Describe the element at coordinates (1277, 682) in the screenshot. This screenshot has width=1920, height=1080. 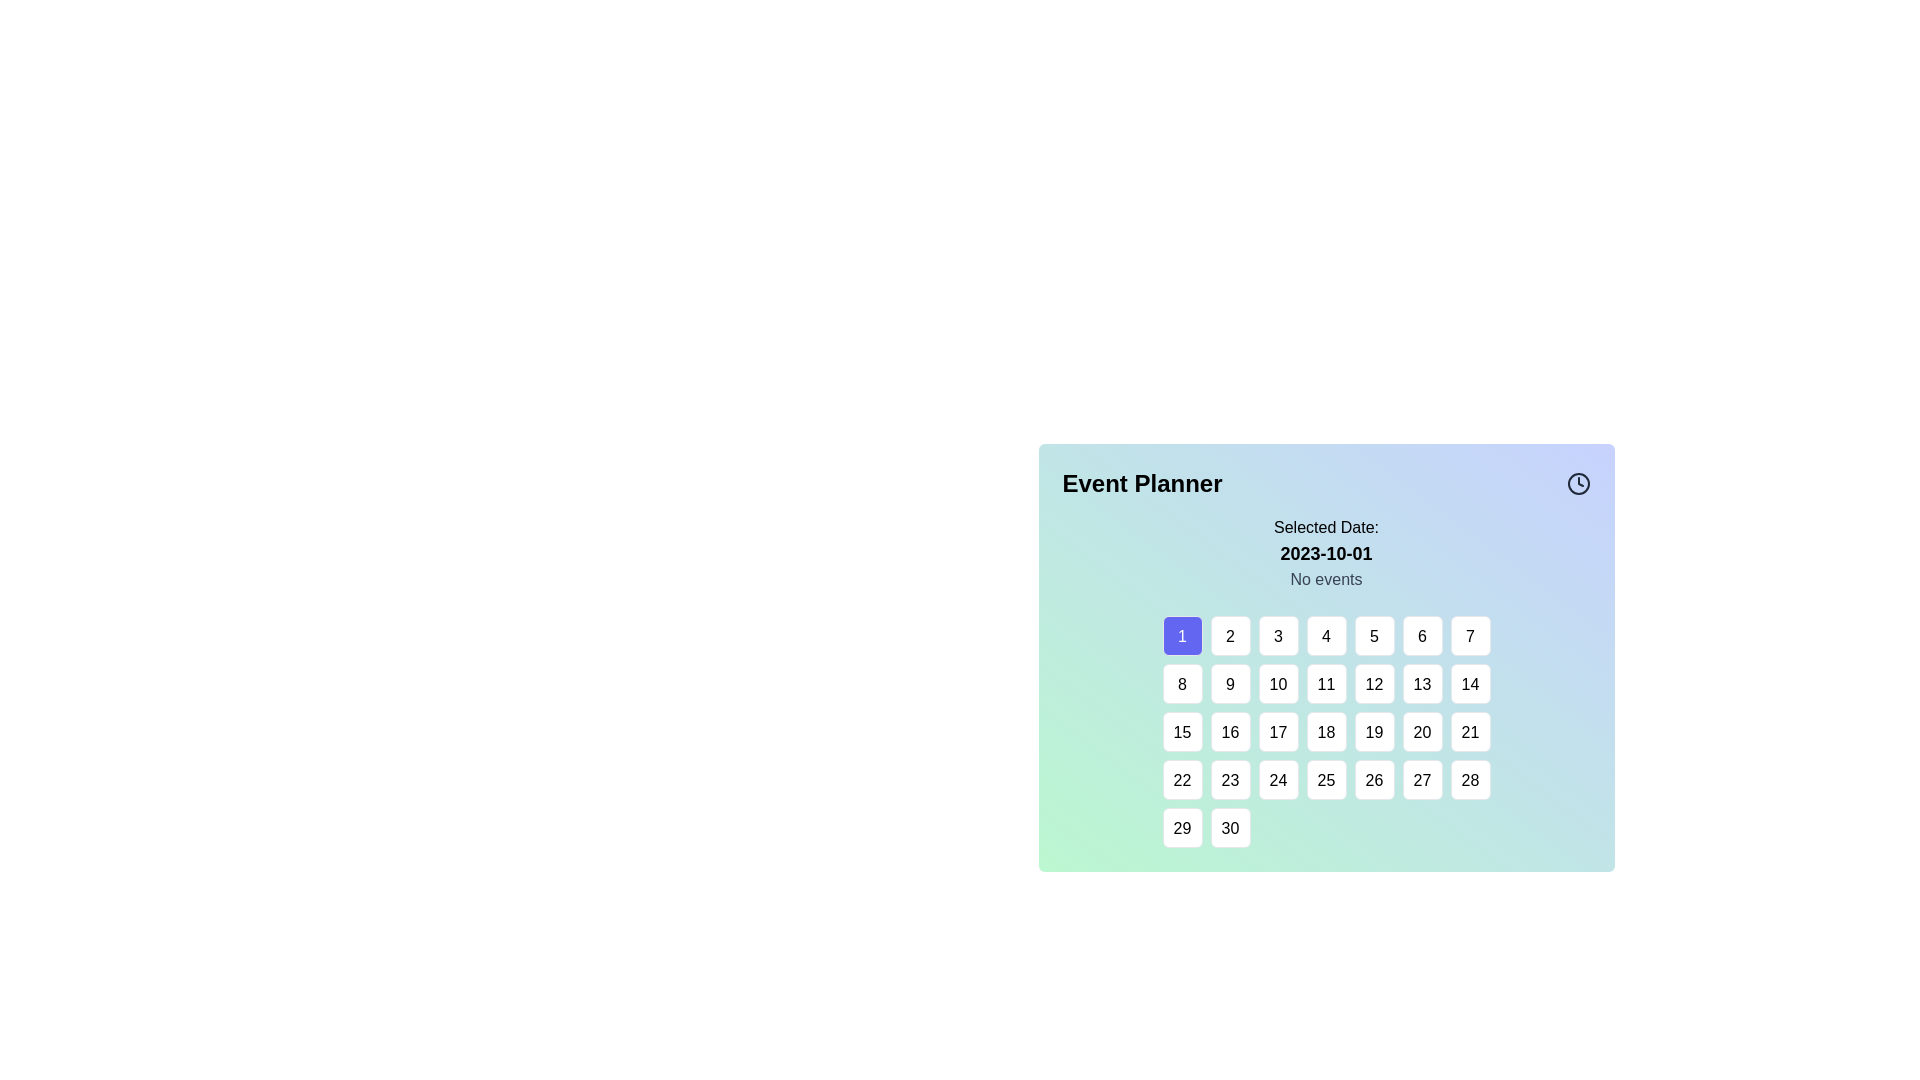
I see `the rounded button labeled '10' in the calendar grid` at that location.